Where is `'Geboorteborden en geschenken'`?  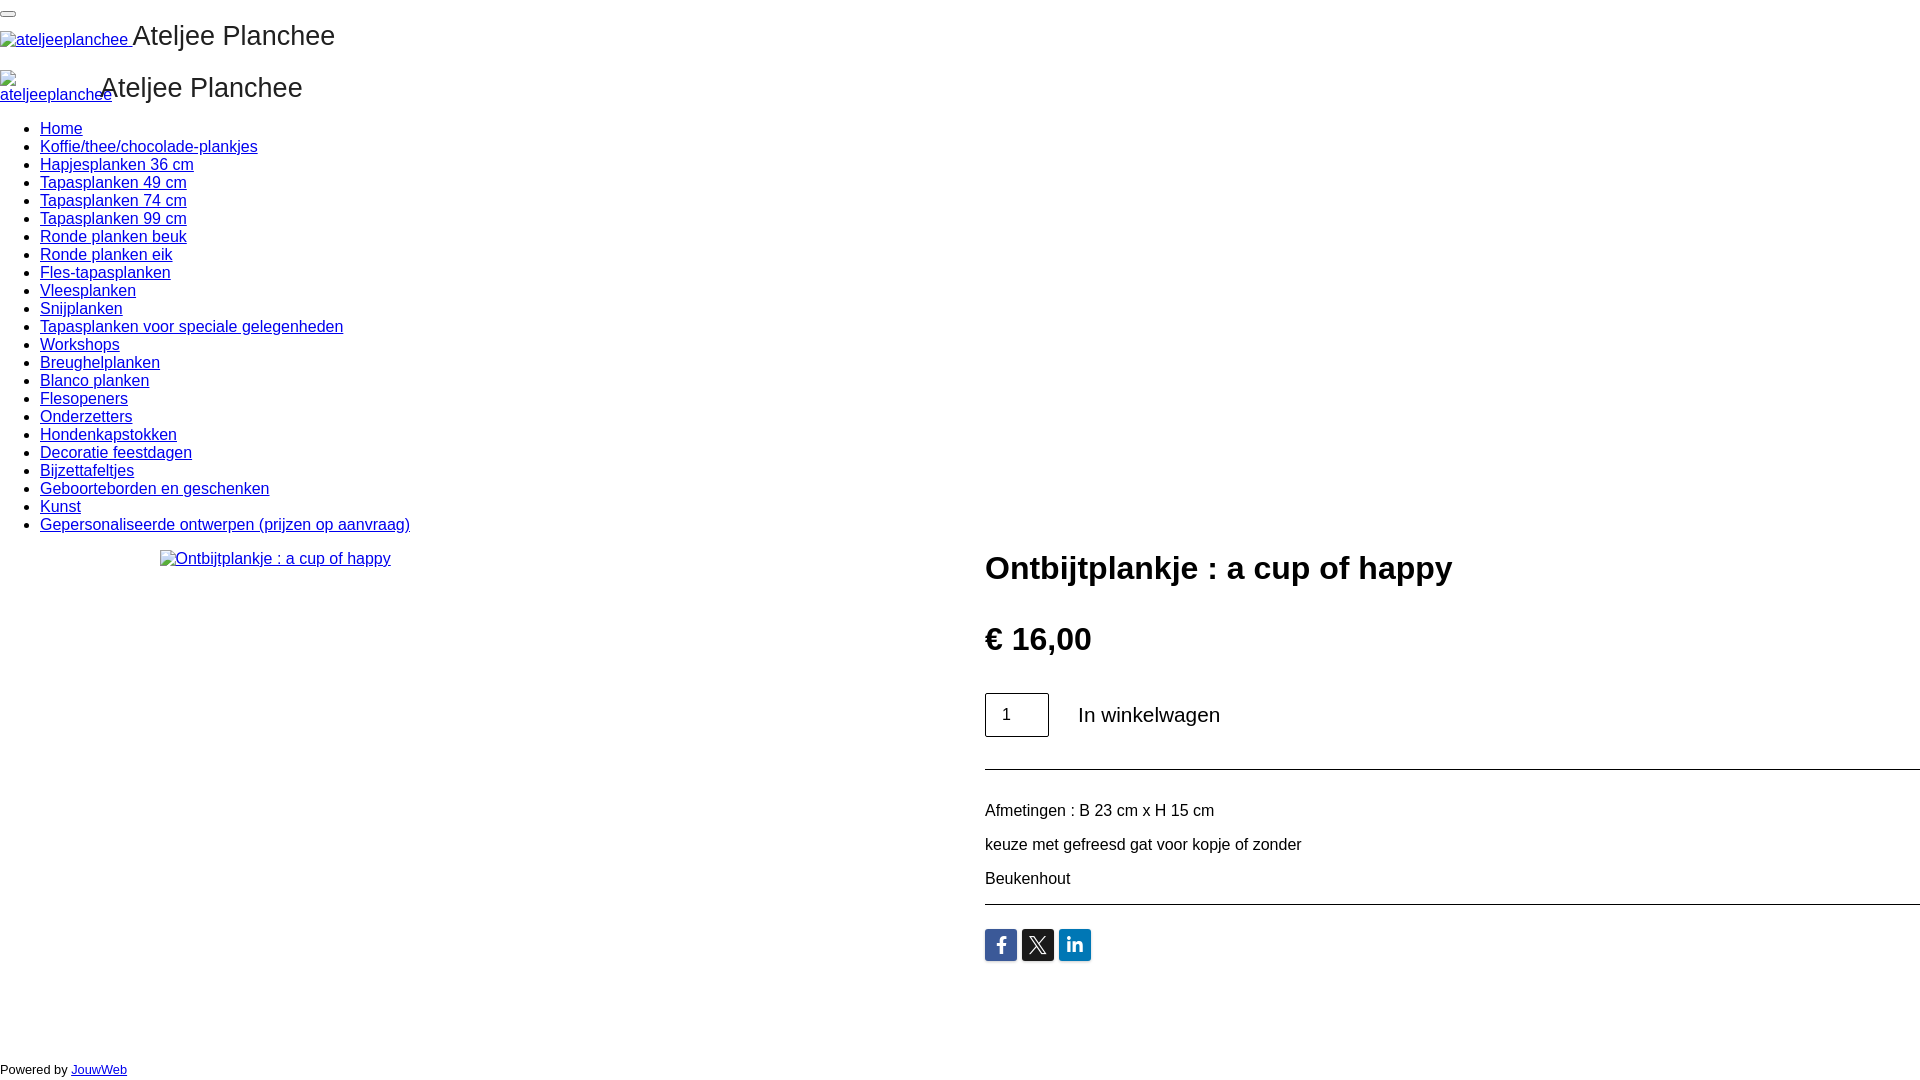 'Geboorteborden en geschenken' is located at coordinates (39, 488).